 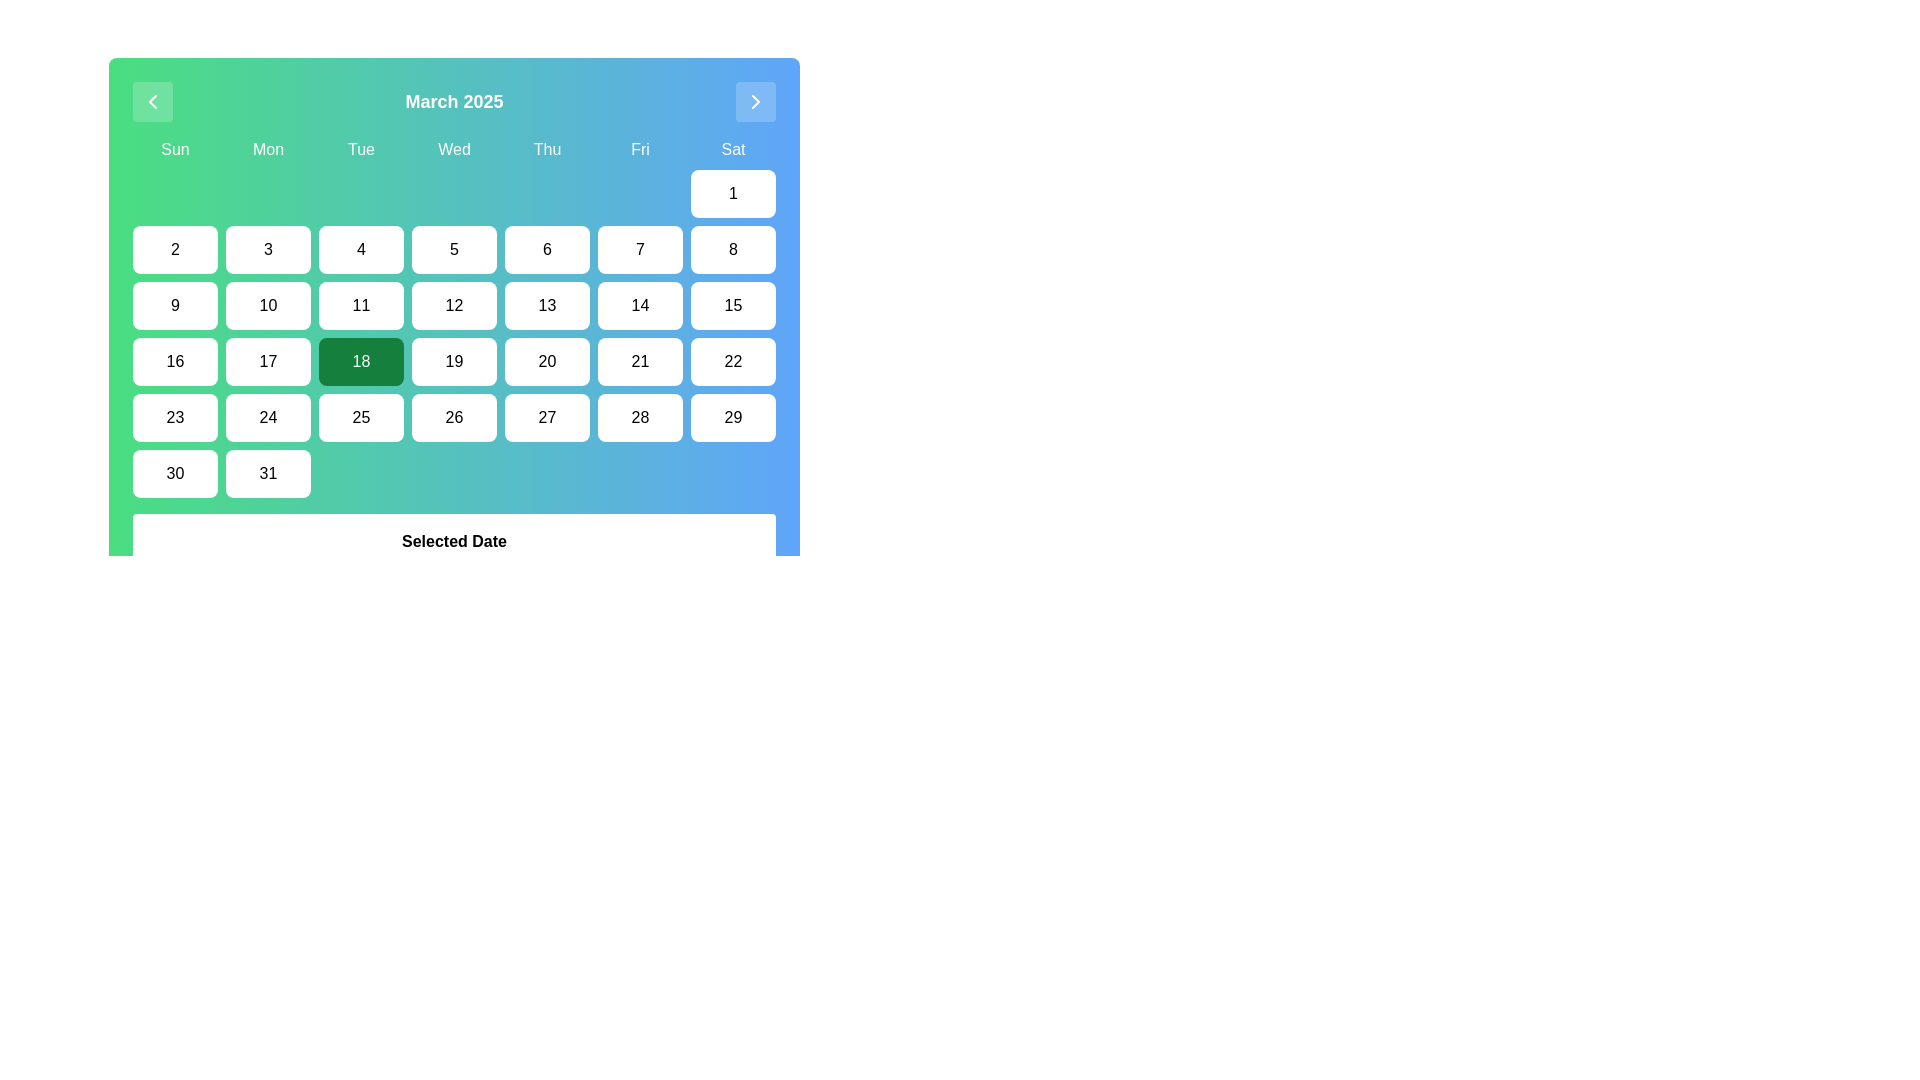 What do you see at coordinates (732, 193) in the screenshot?
I see `the first day of the month in the calendar located in the far right column under the header 'Sat'` at bounding box center [732, 193].